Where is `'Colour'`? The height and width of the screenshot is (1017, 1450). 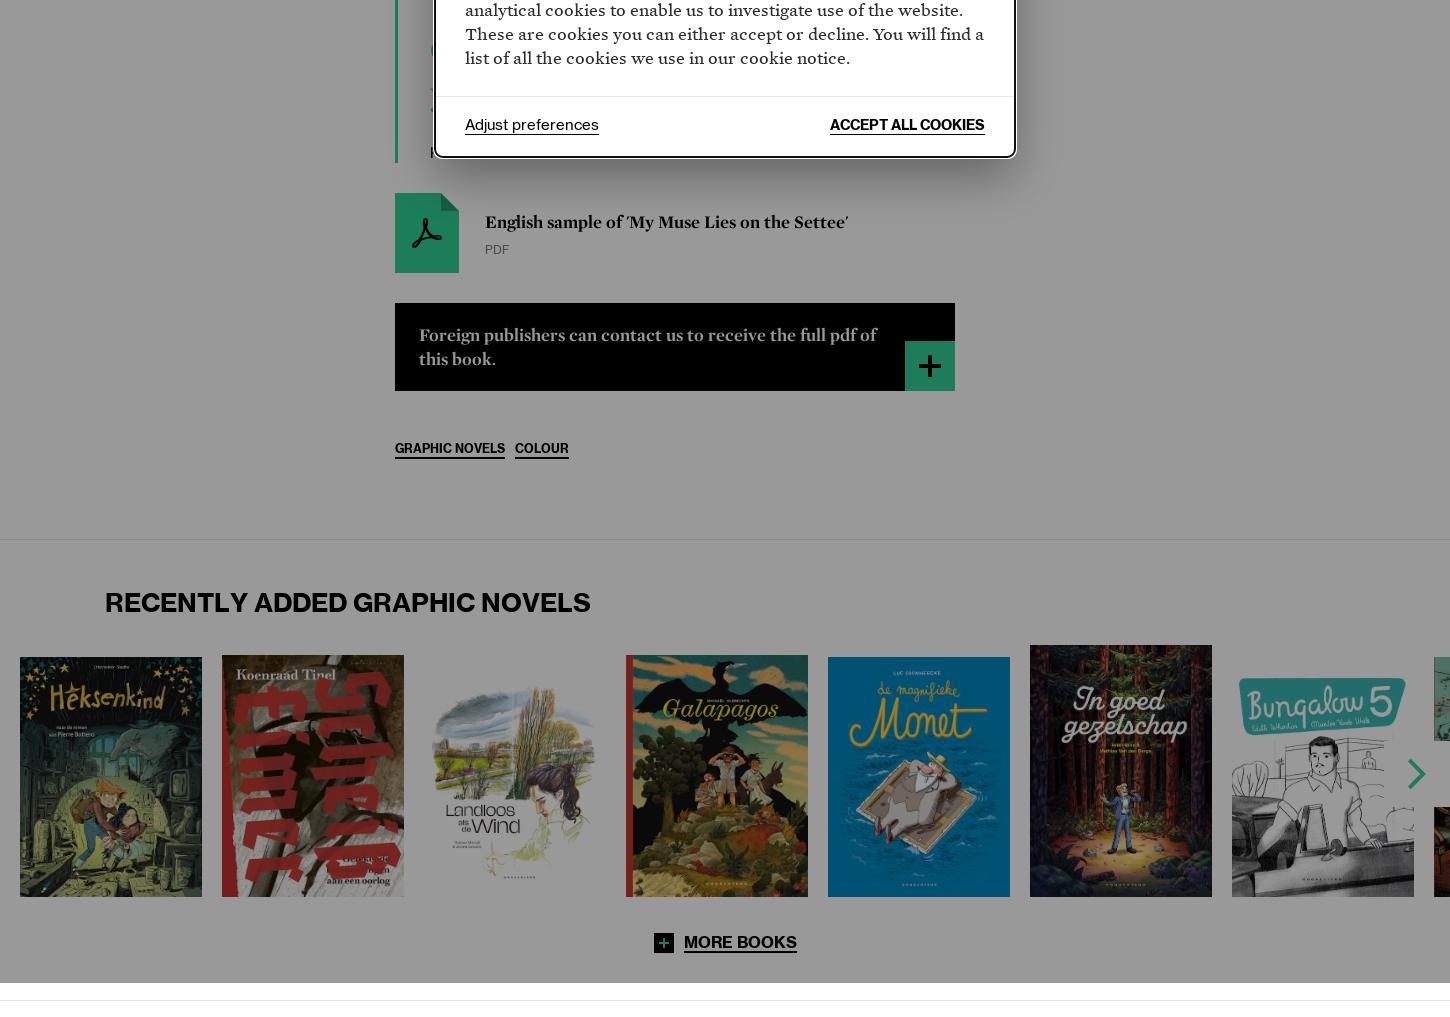
'Colour' is located at coordinates (542, 449).